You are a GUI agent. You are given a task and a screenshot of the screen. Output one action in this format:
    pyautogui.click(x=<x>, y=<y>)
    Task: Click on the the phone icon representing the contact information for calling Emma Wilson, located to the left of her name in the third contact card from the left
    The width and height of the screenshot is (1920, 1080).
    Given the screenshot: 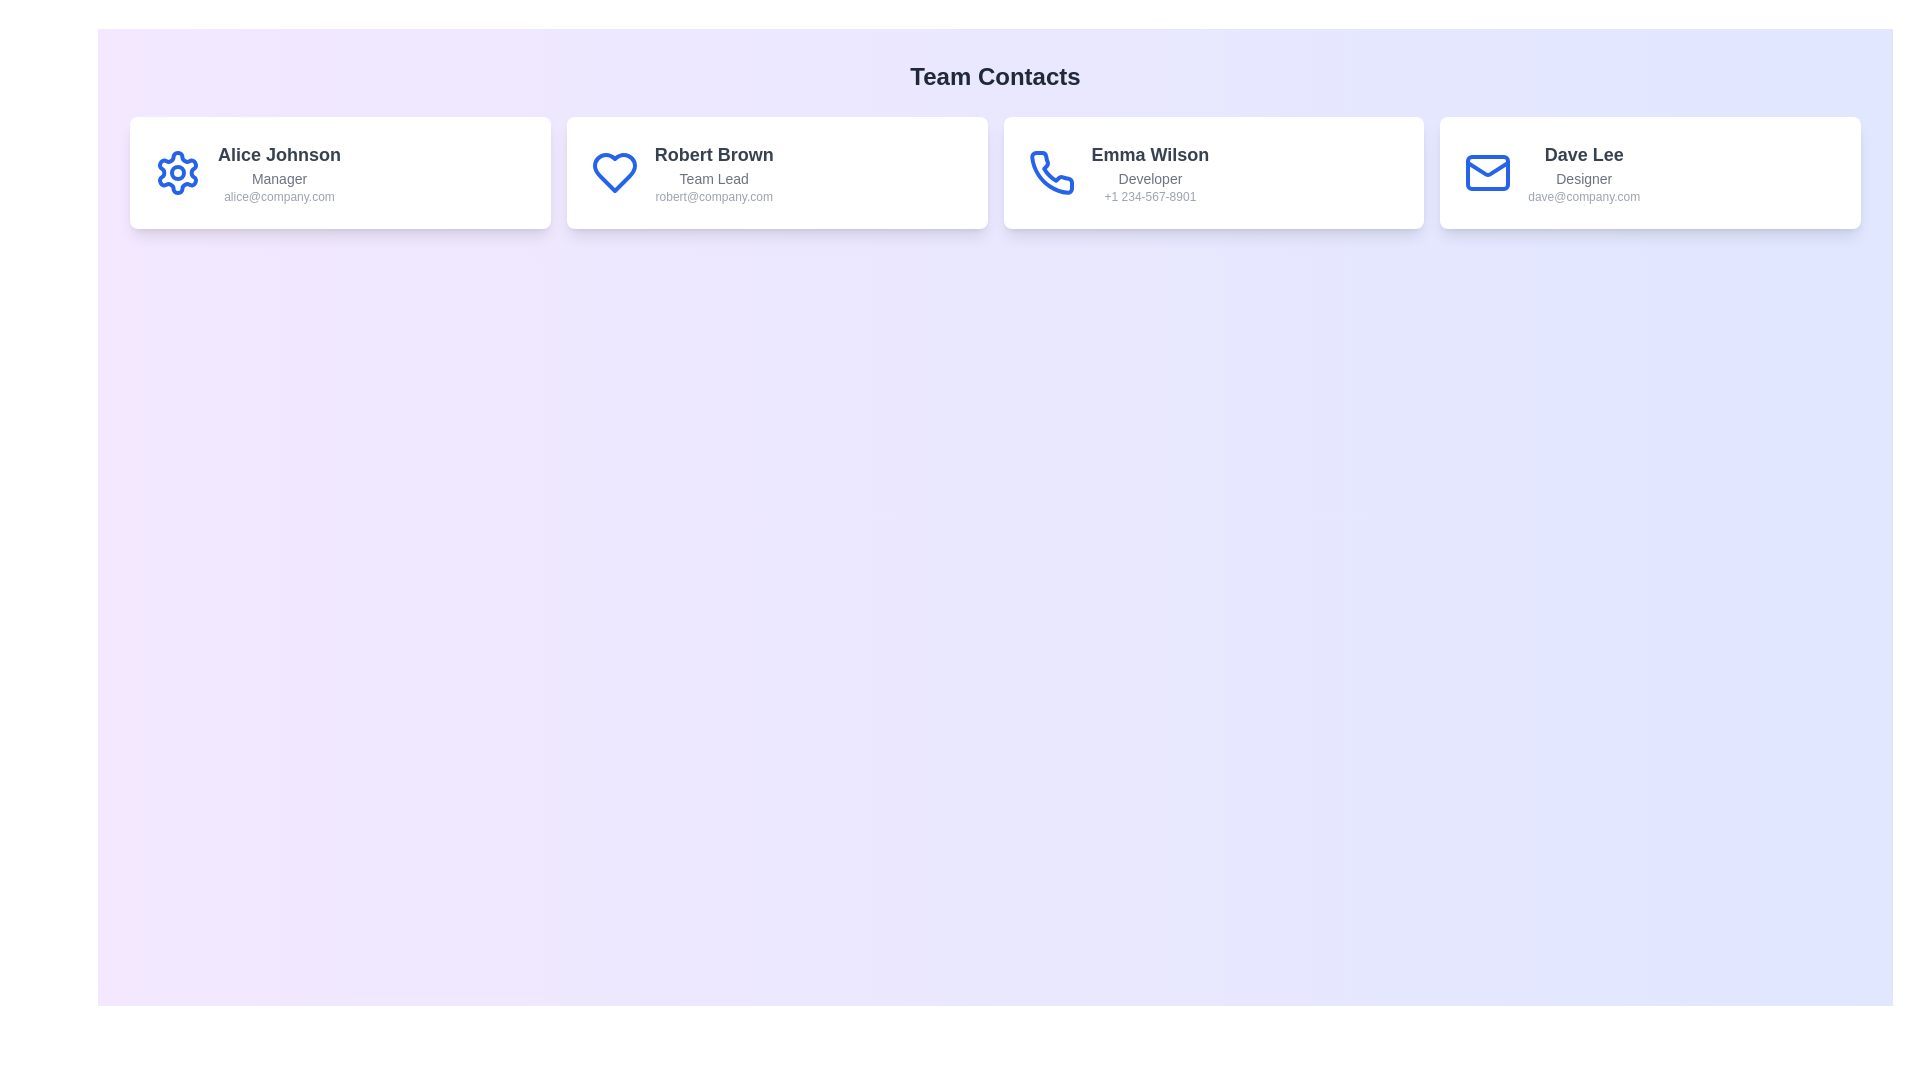 What is the action you would take?
    pyautogui.click(x=1050, y=172)
    